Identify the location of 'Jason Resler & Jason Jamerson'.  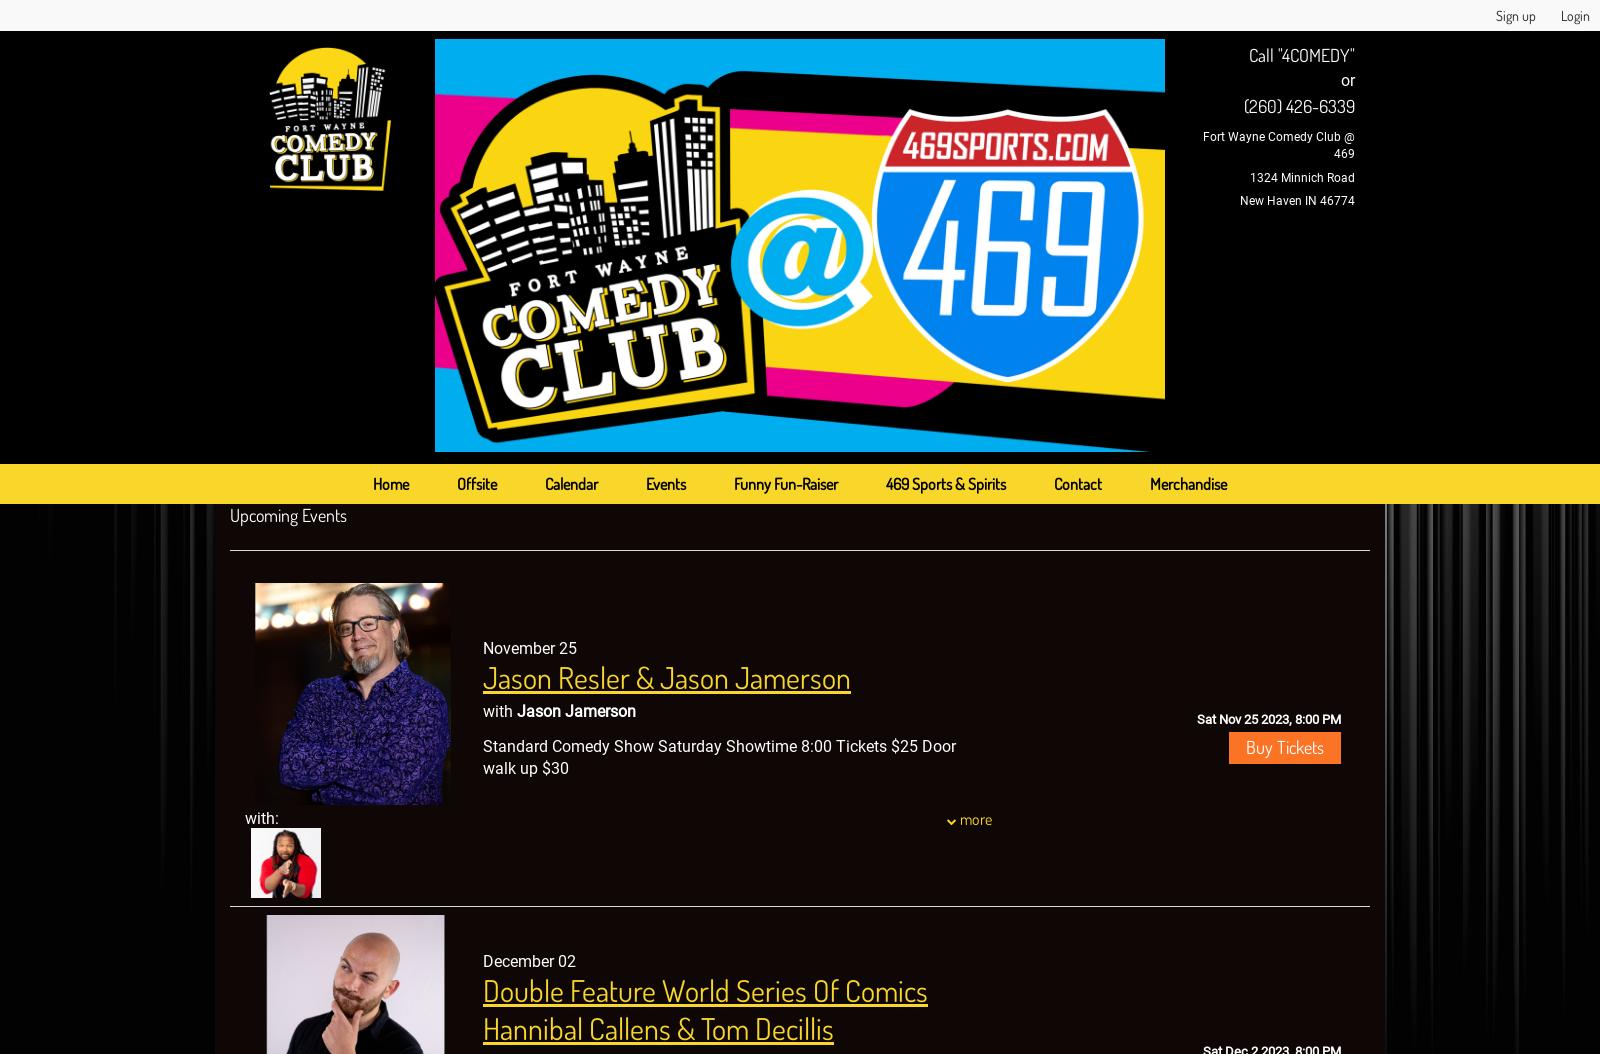
(667, 676).